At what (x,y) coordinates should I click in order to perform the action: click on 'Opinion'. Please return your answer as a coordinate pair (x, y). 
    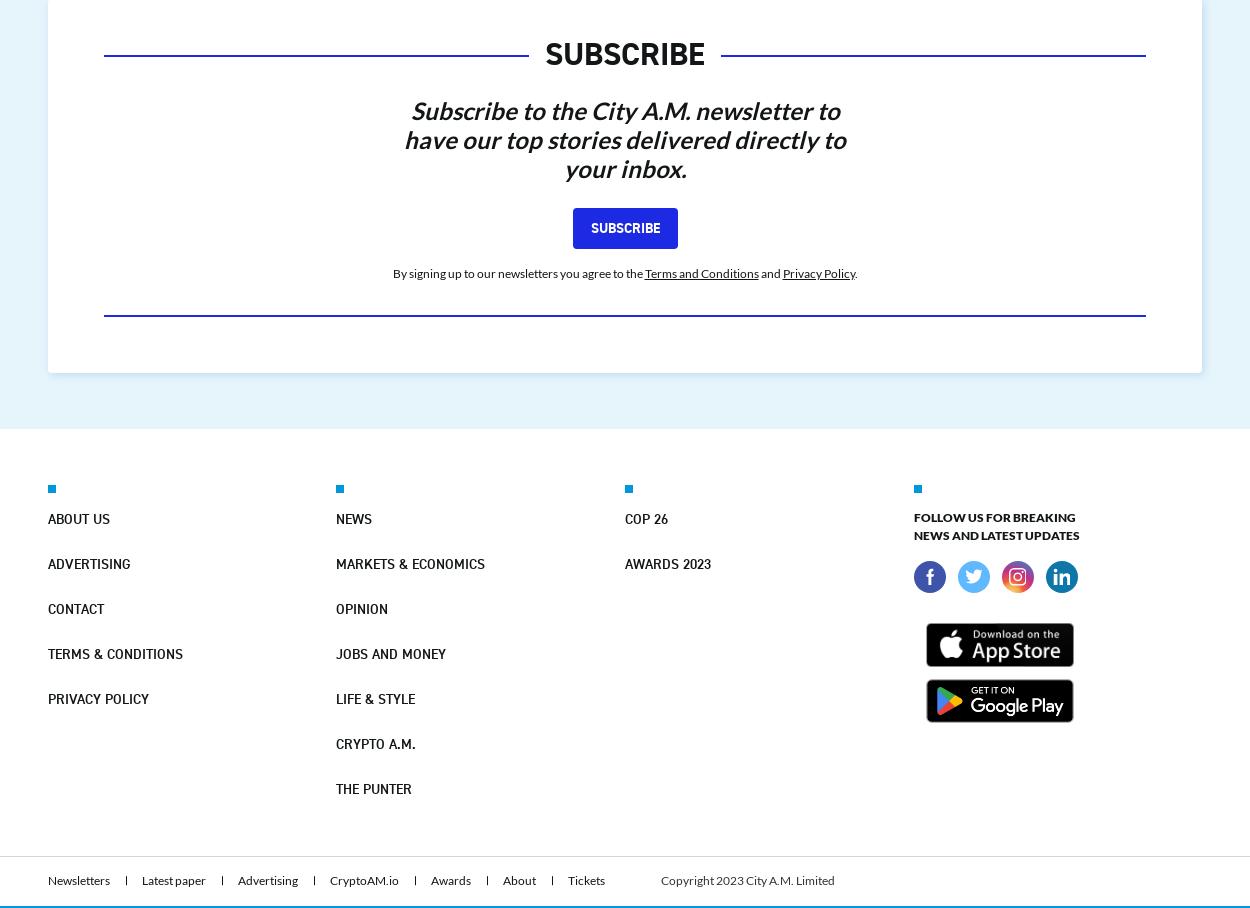
    Looking at the image, I should click on (361, 606).